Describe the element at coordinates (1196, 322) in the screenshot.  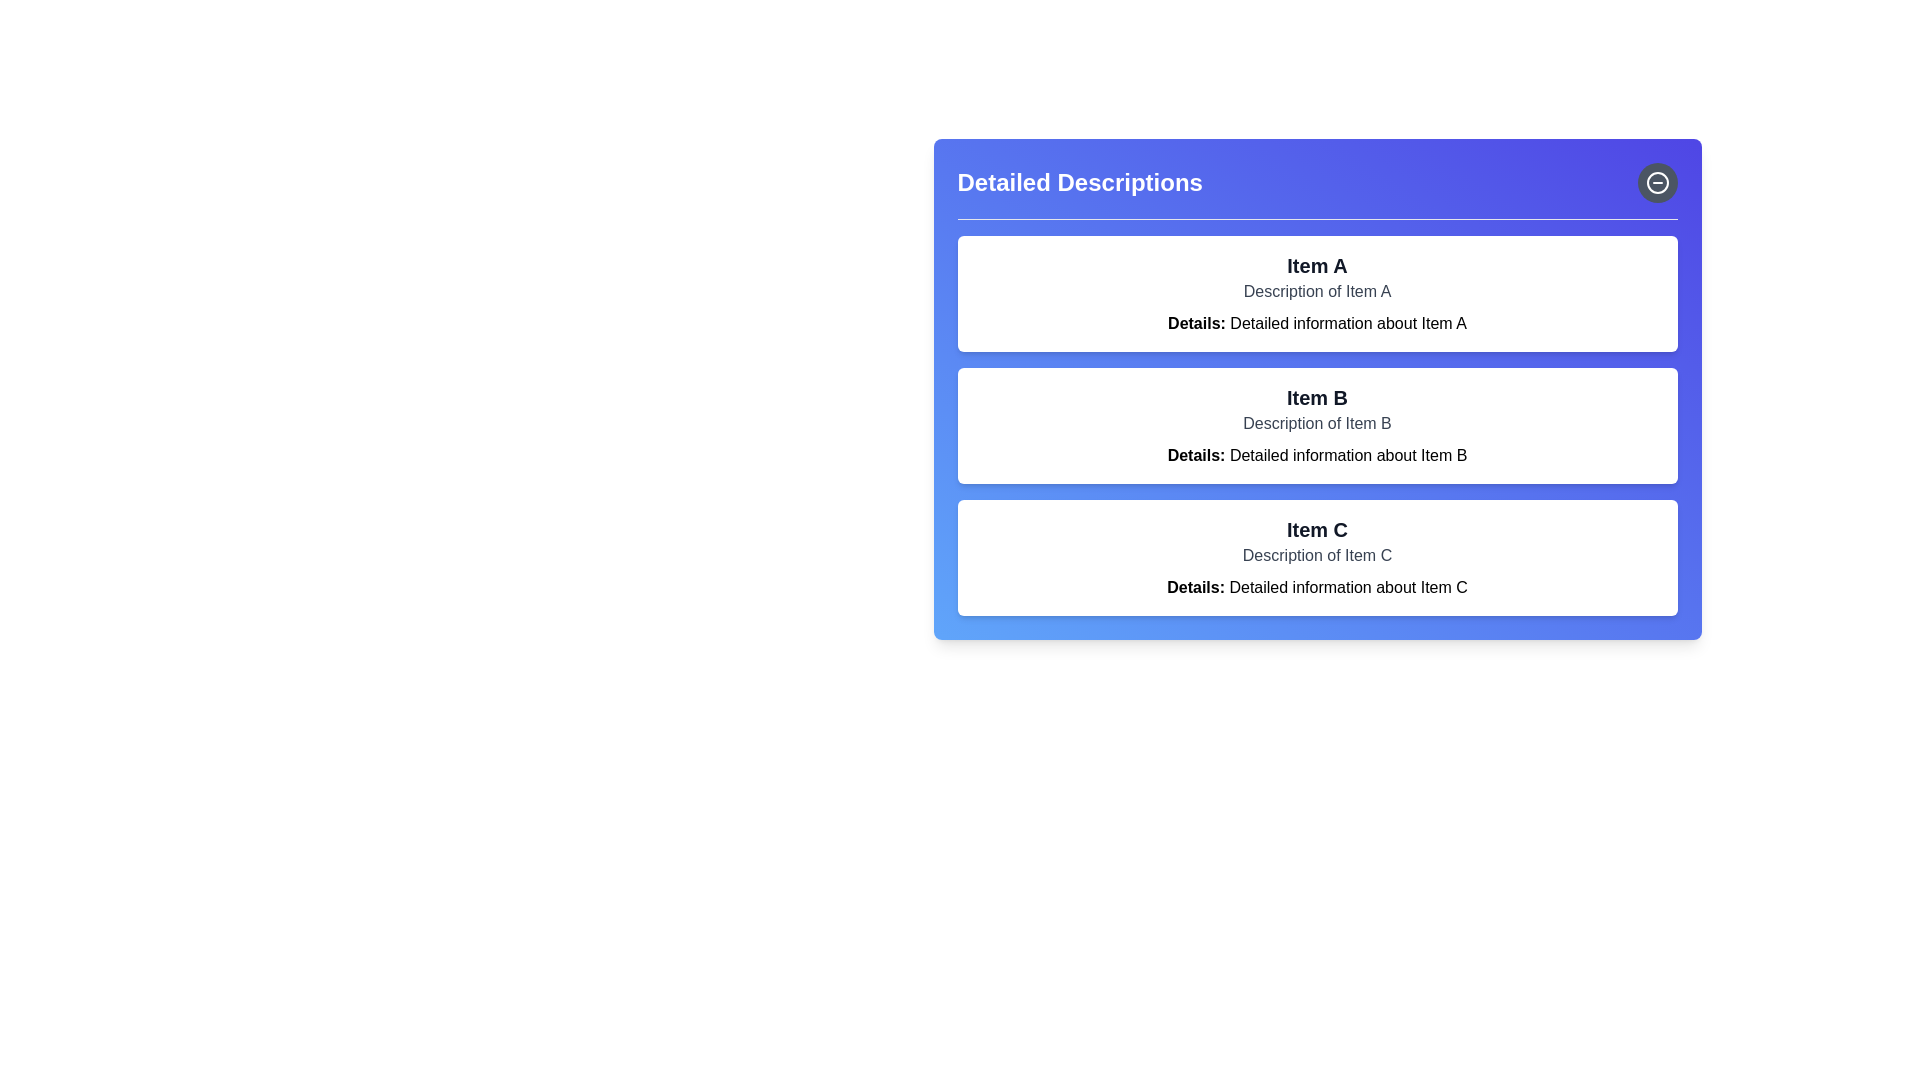
I see `the content of the text label displaying 'Details:' which is bold and positioned before the text 'Detailed information about Item A'` at that location.